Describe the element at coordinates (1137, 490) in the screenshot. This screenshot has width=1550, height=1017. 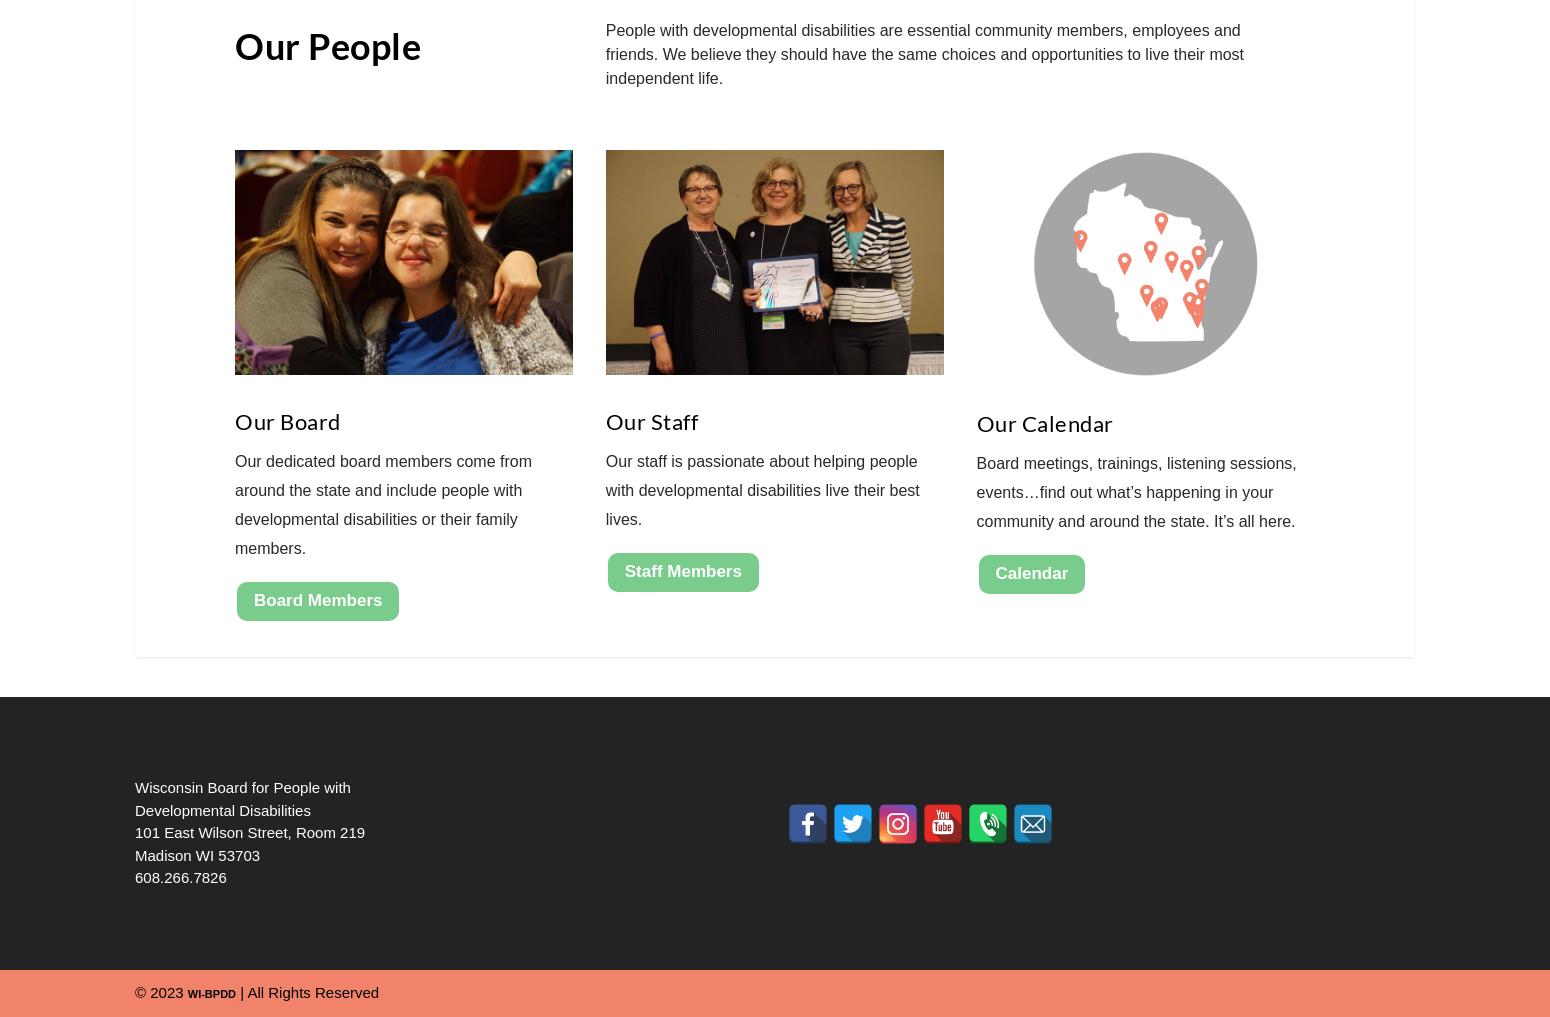
I see `'Board meetings, trainings, listening sessions, events…find out what’s happening in your community and around the state. It’s all here.'` at that location.